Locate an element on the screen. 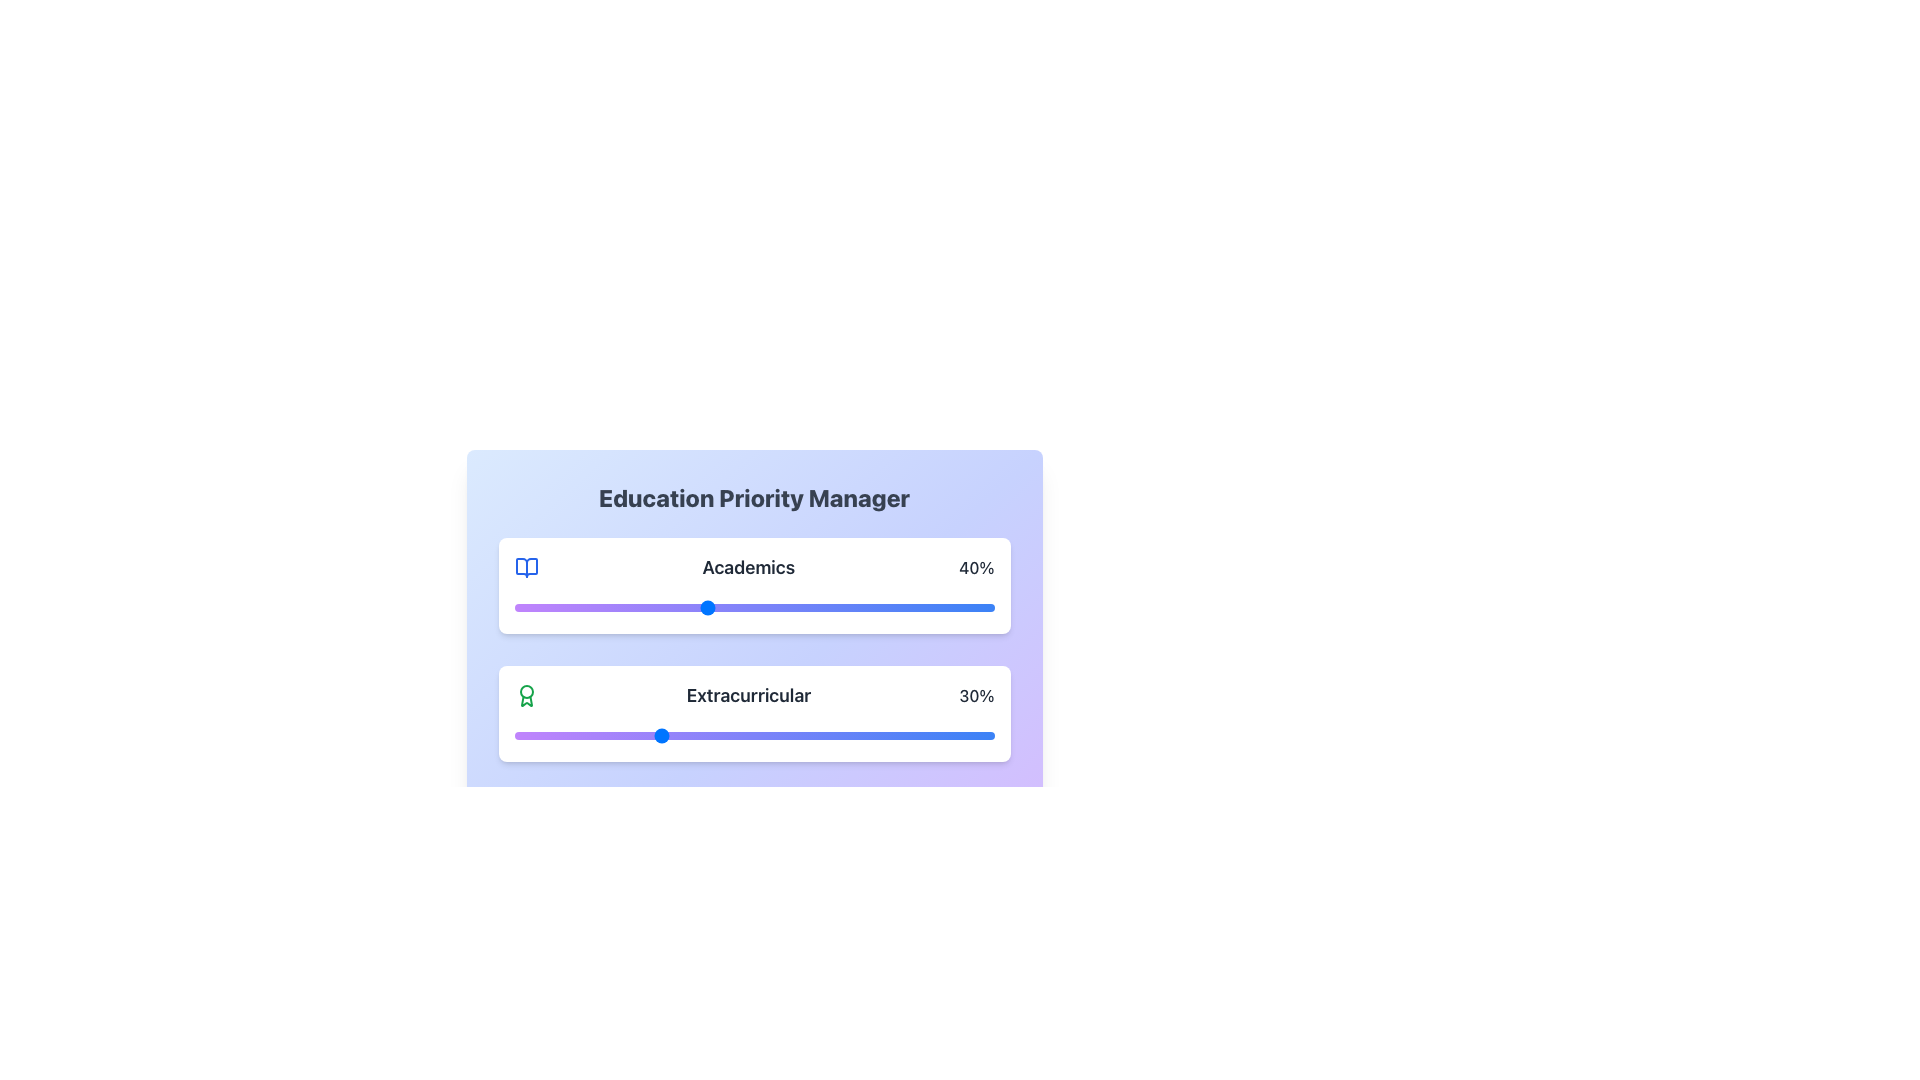 Image resolution: width=1920 pixels, height=1080 pixels. the slider value is located at coordinates (931, 607).